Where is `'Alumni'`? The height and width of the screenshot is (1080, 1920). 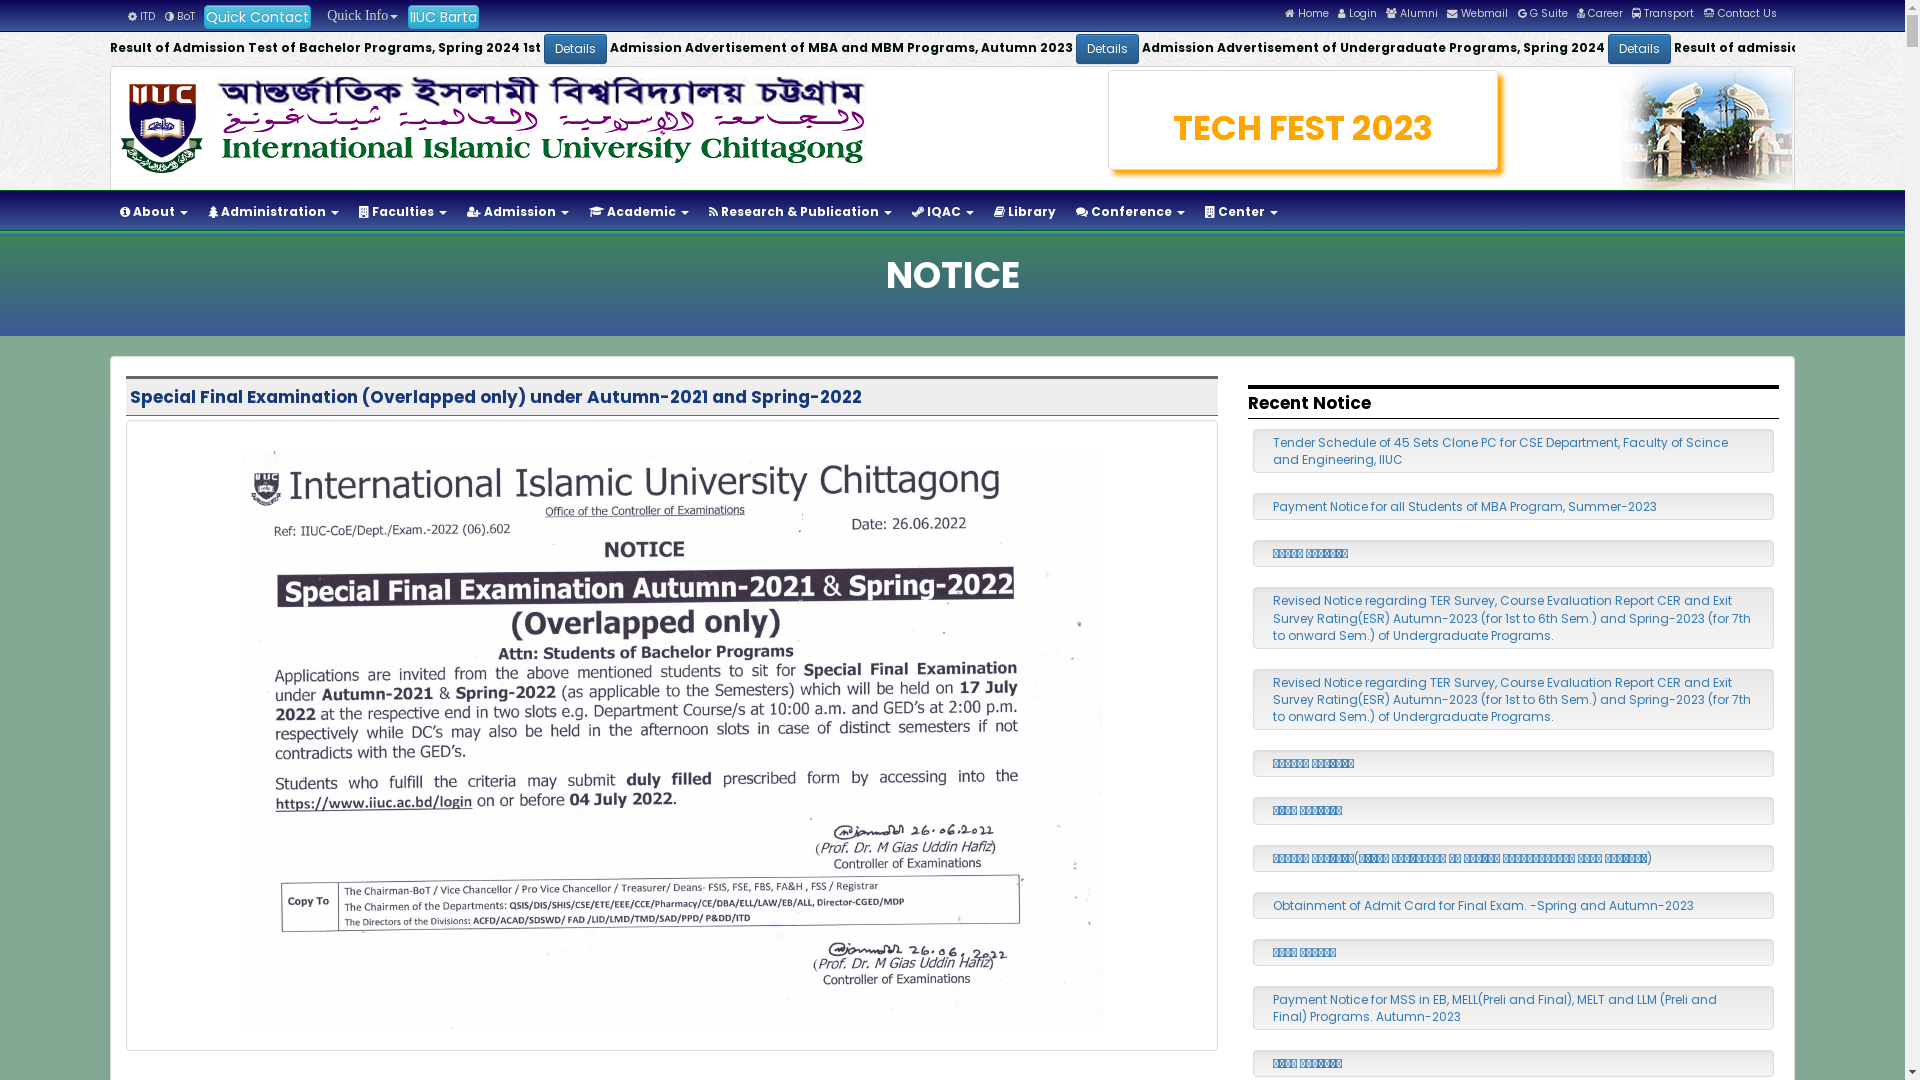
'Alumni' is located at coordinates (1410, 13).